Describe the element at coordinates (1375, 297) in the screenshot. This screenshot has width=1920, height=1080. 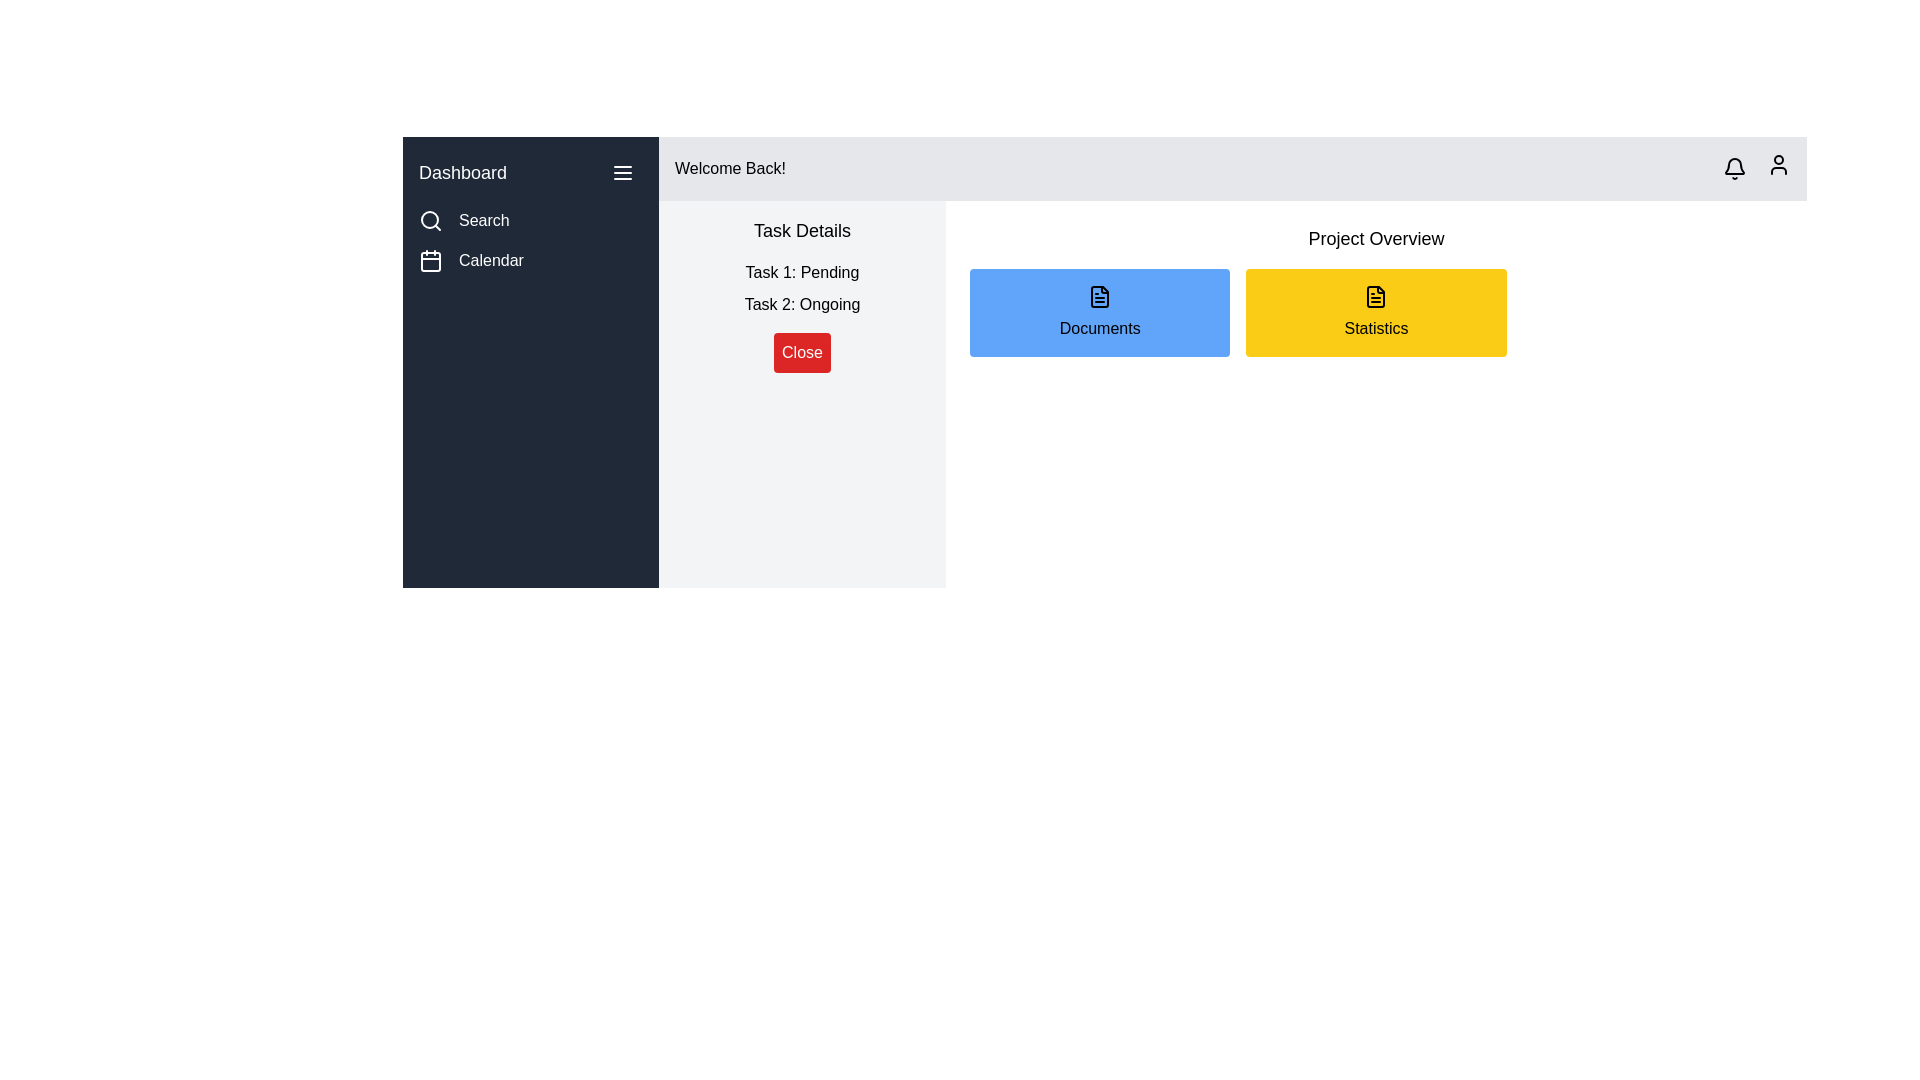
I see `the icon inside the yellow box labeled 'Statistics'` at that location.